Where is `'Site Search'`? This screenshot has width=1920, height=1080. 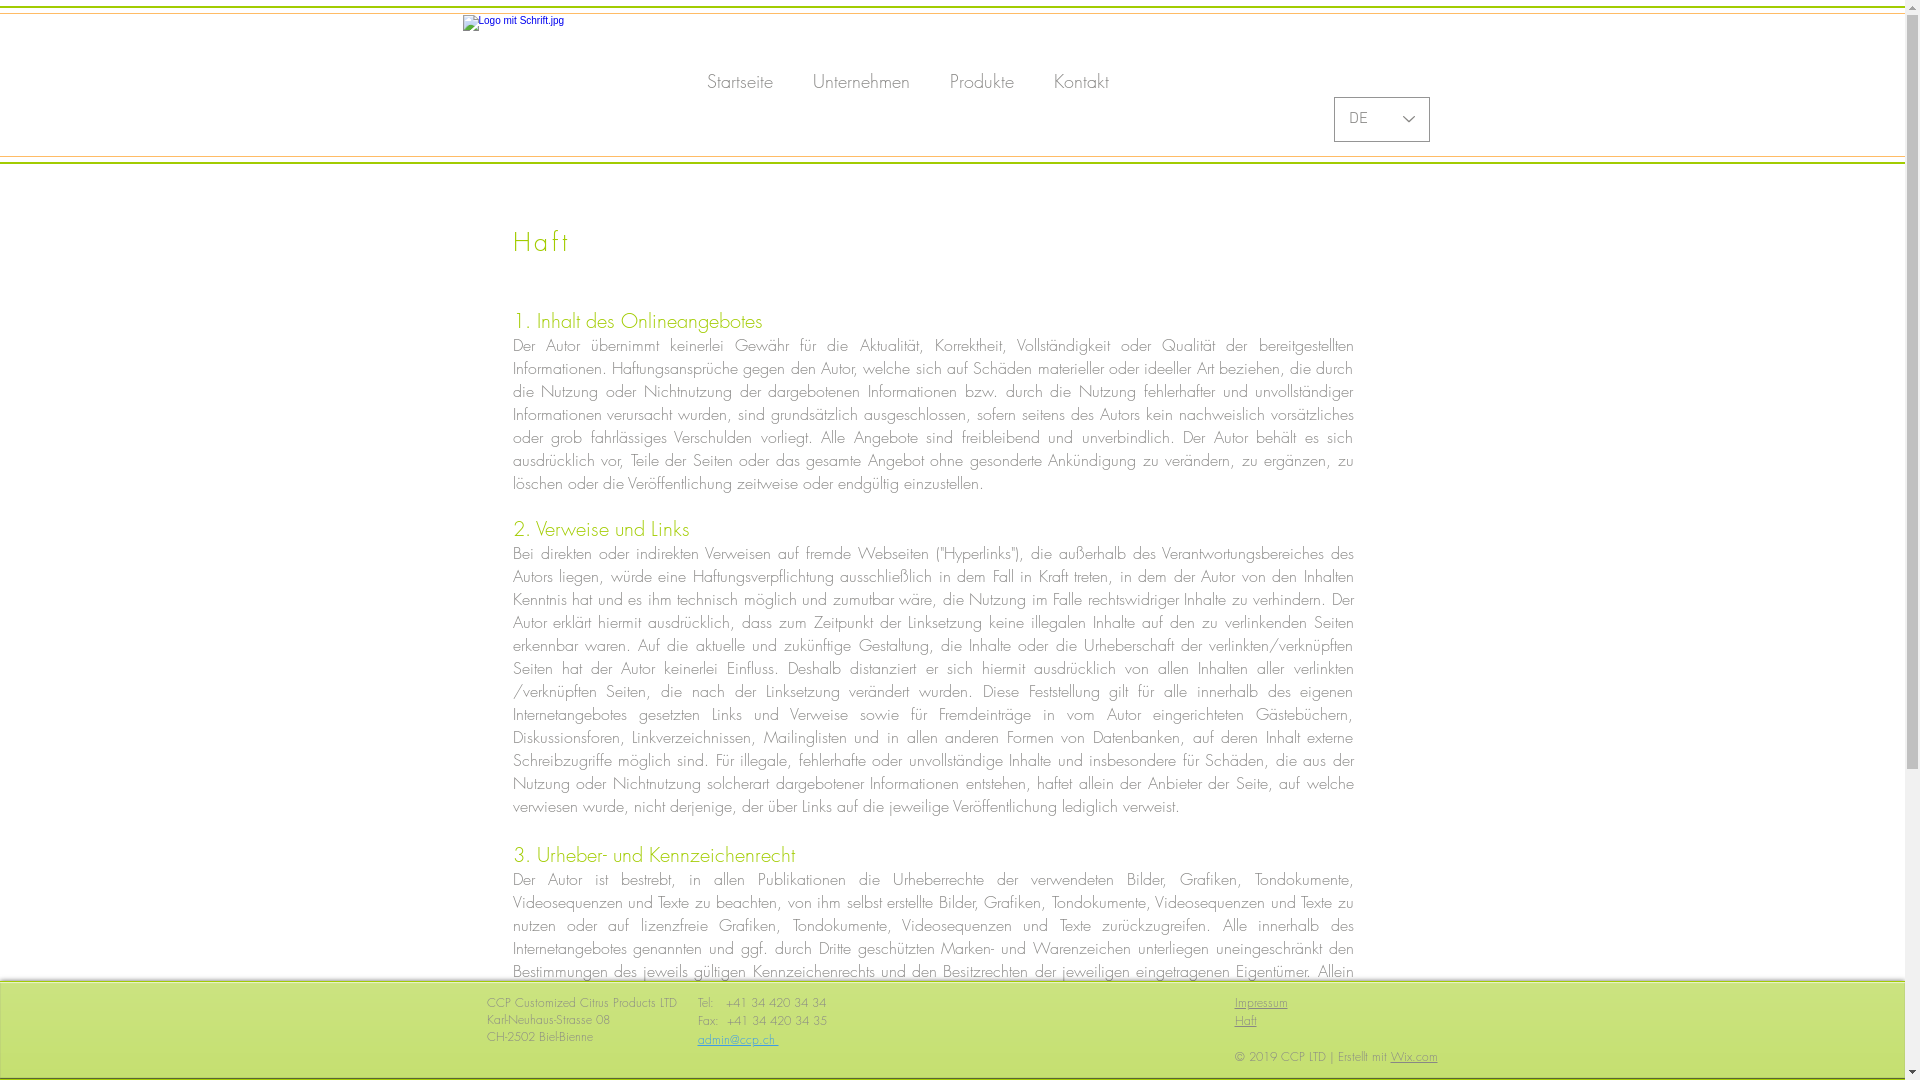 'Site Search' is located at coordinates (1232, 82).